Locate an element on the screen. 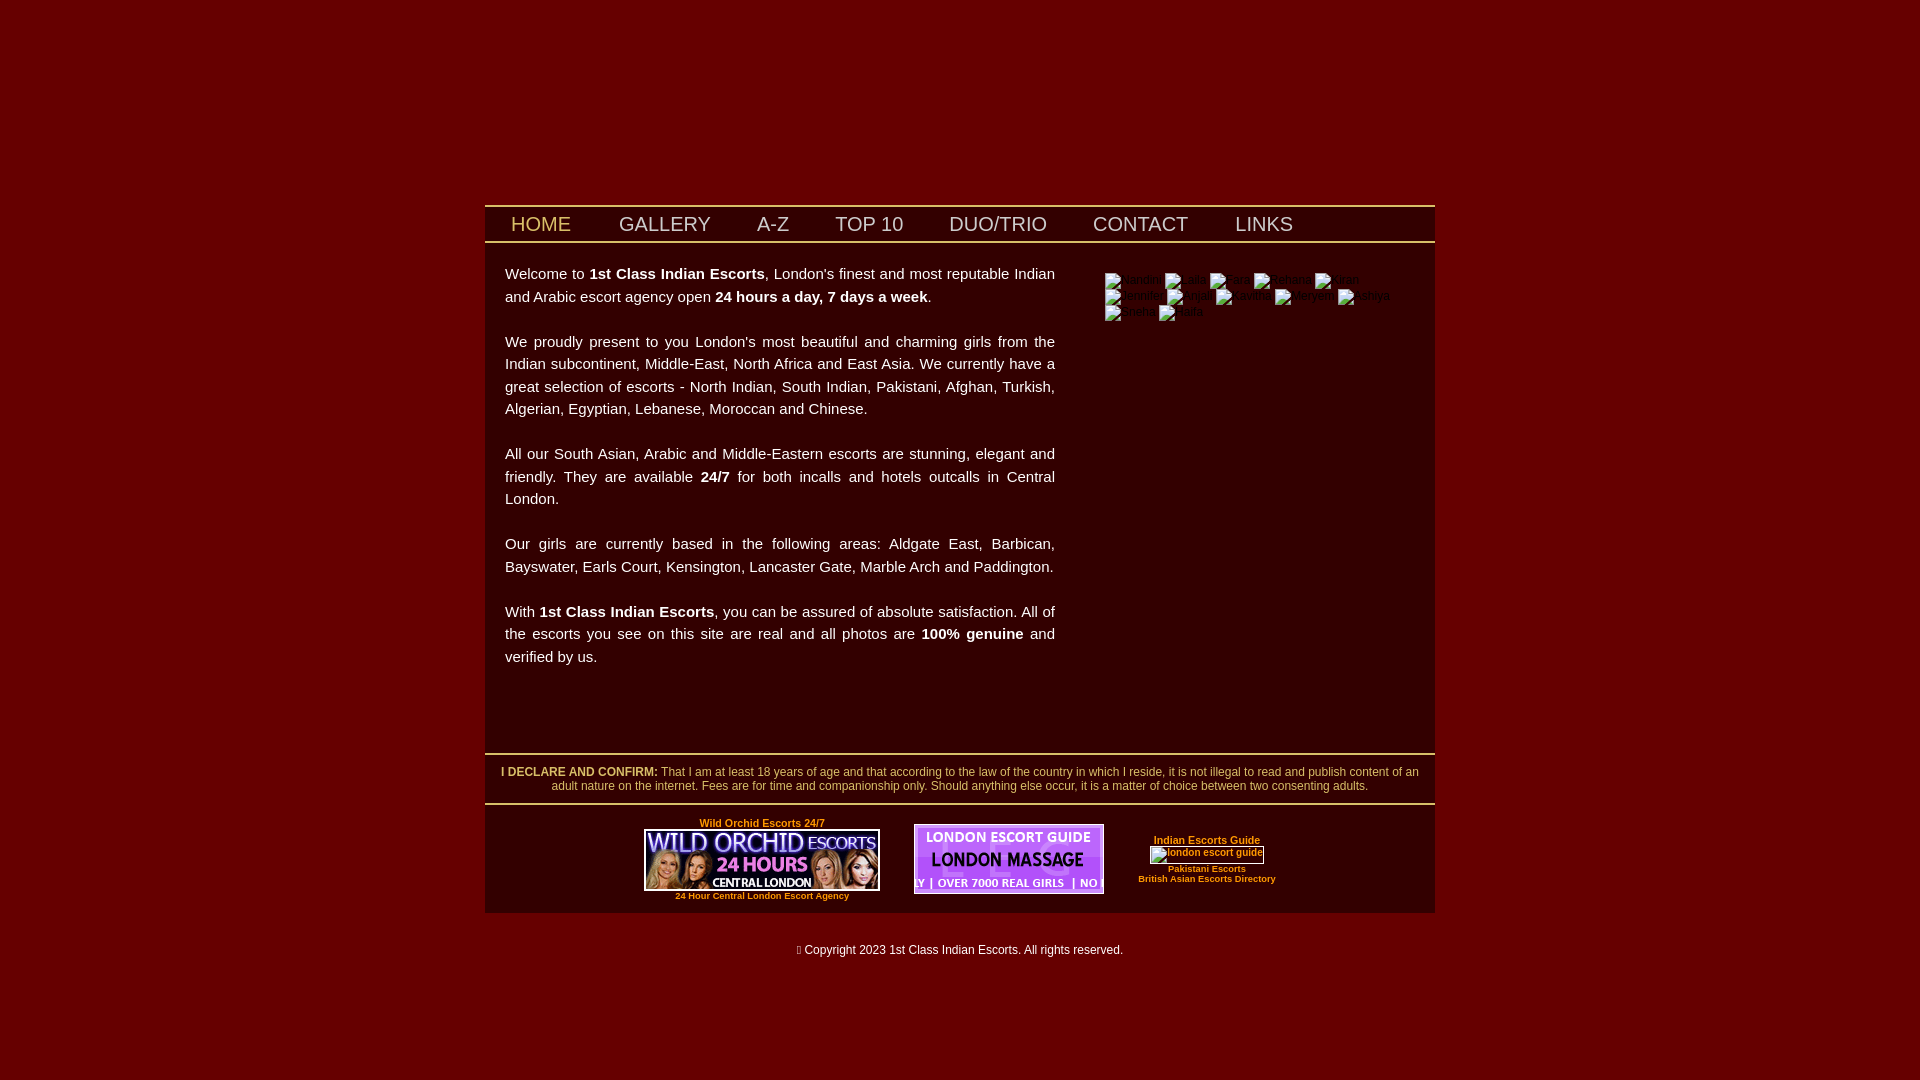  'British Asian Escorts Directory' is located at coordinates (1205, 877).